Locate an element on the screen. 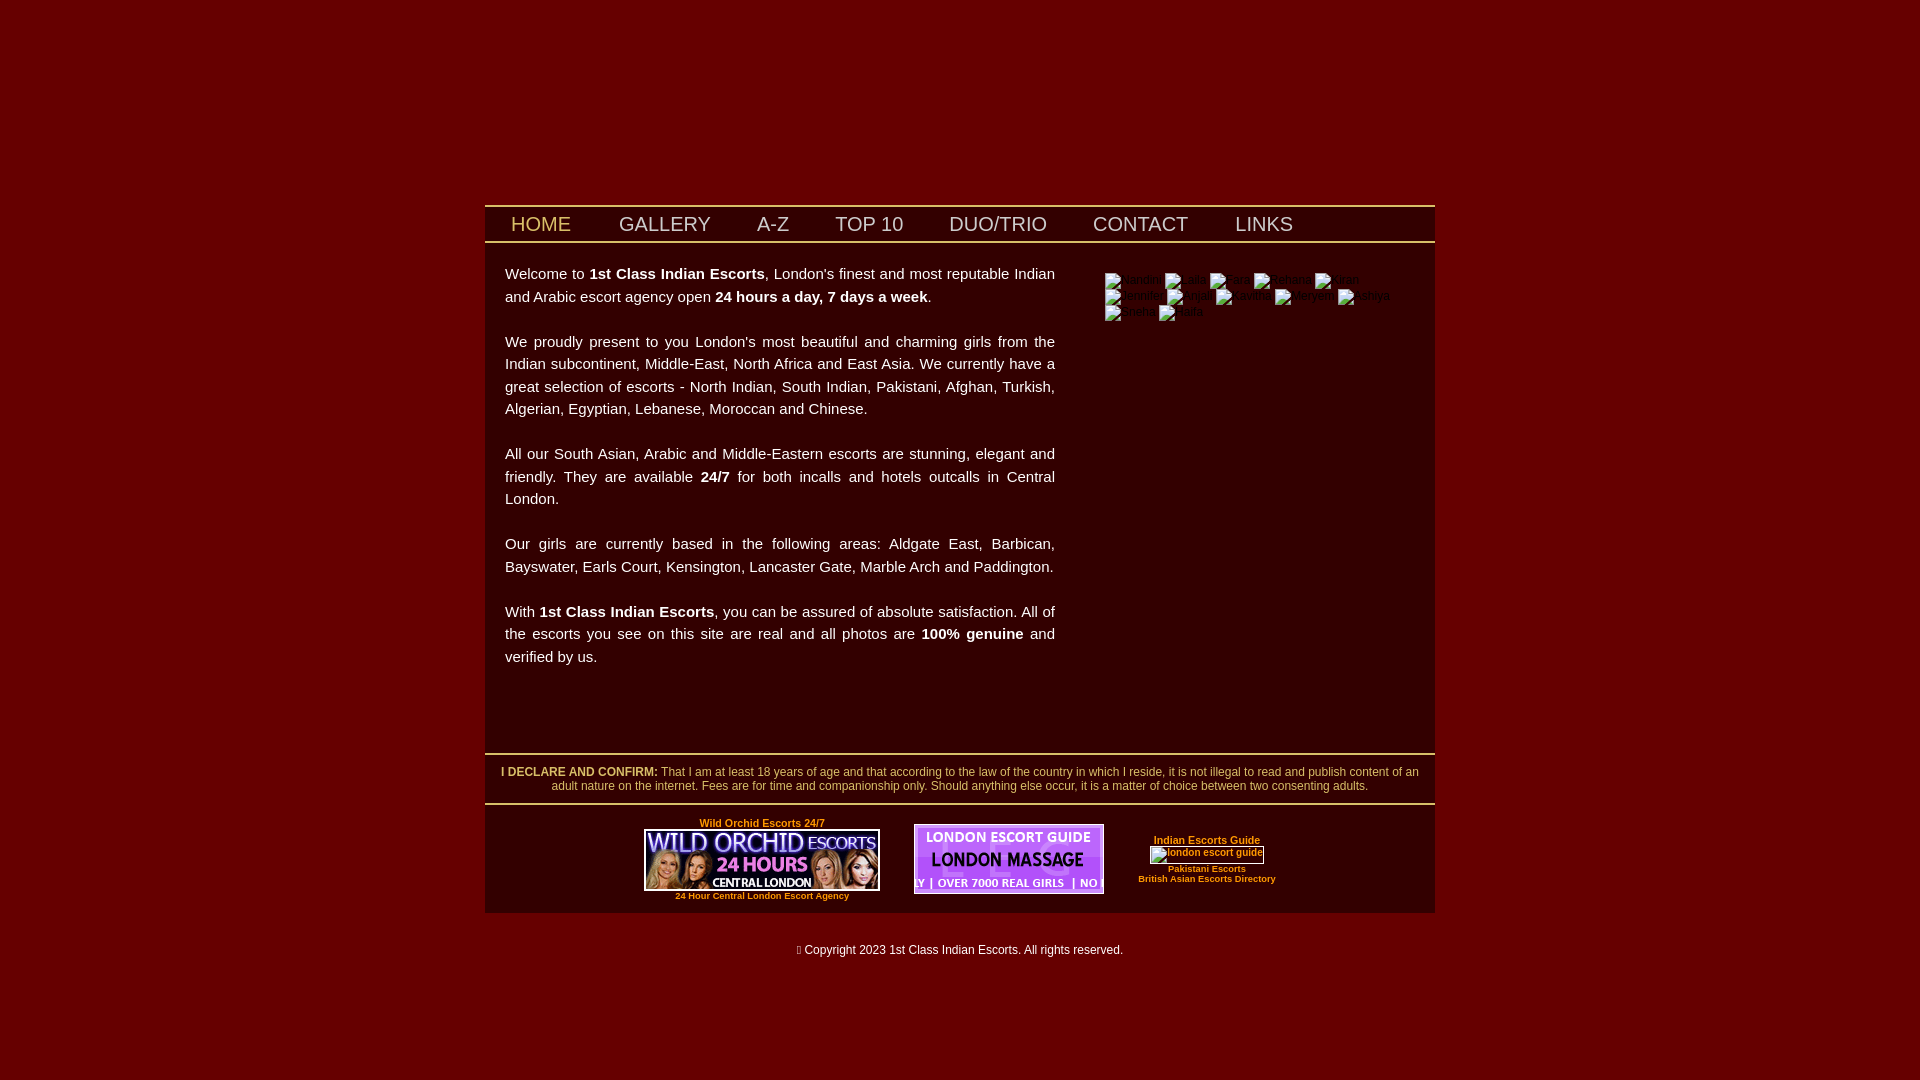  'British Asian Escorts Directory' is located at coordinates (1205, 877).